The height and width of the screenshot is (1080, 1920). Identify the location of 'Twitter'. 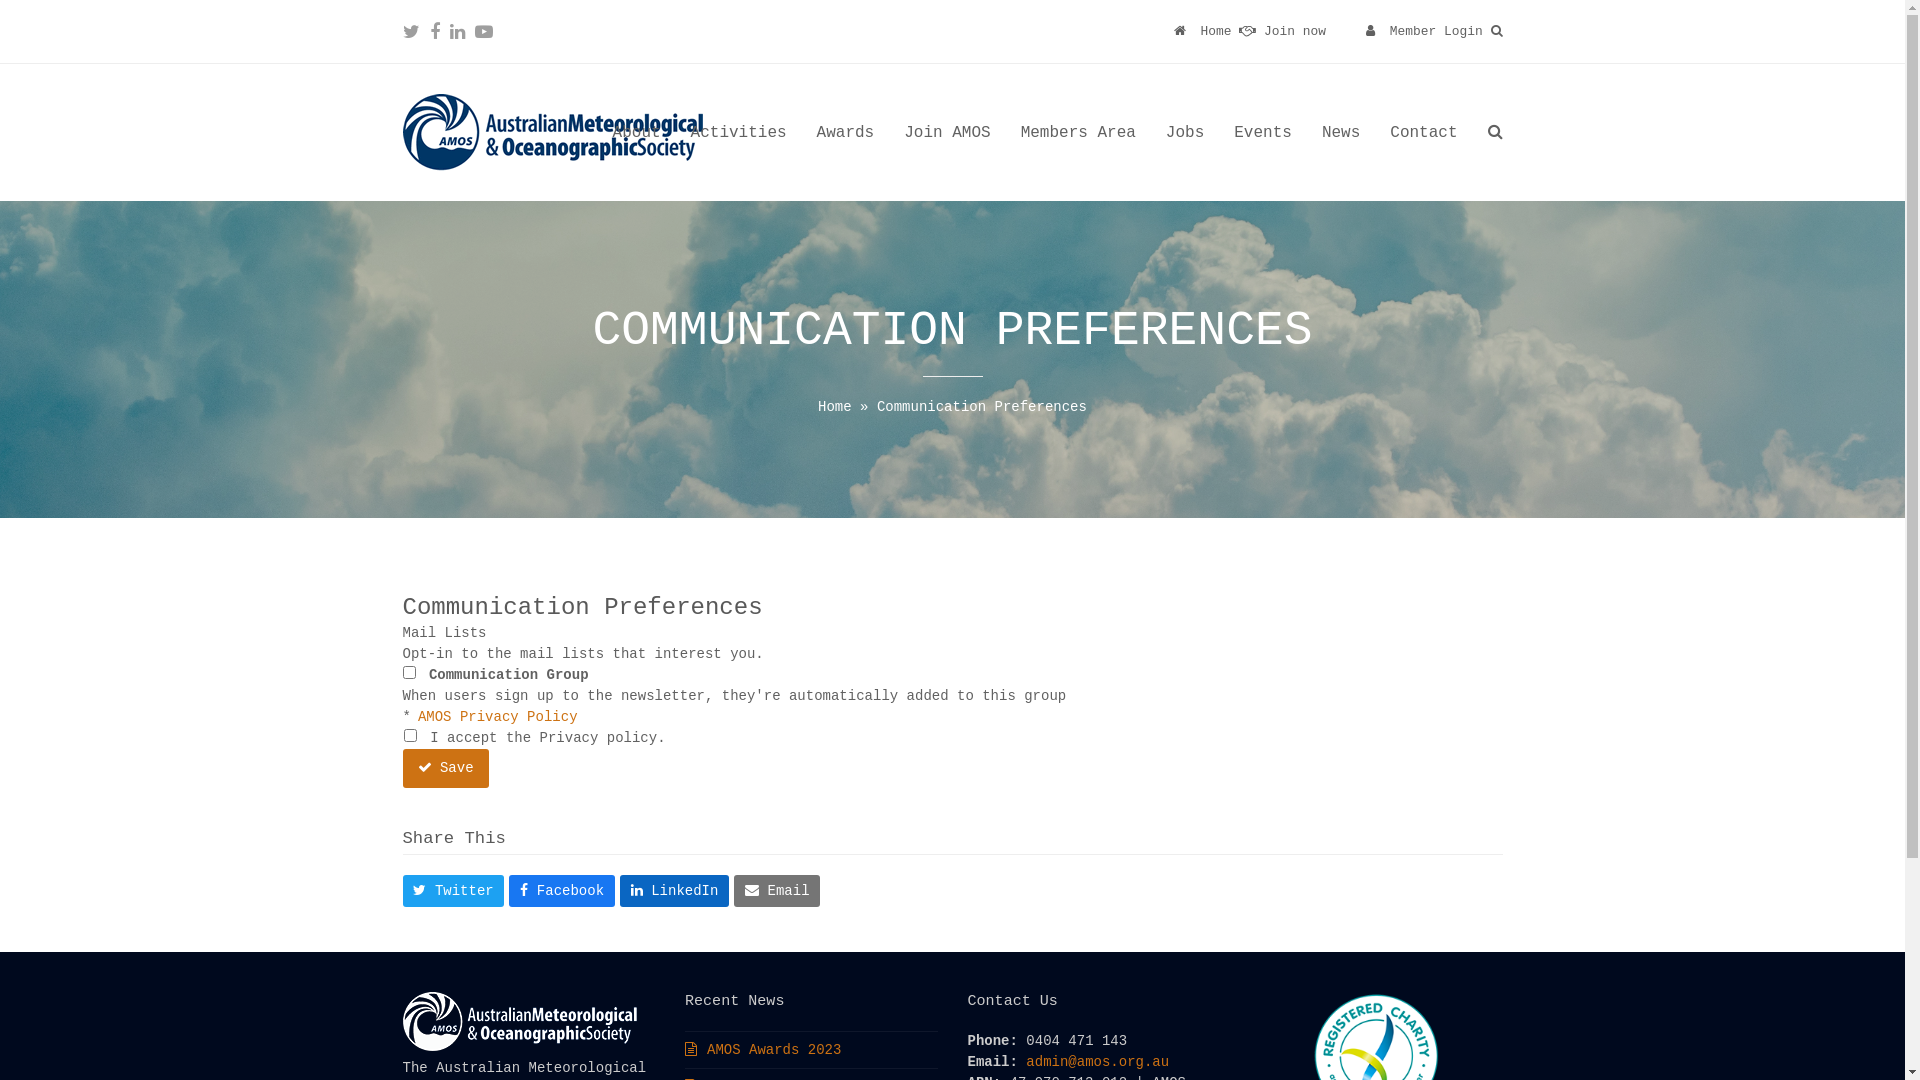
(409, 31).